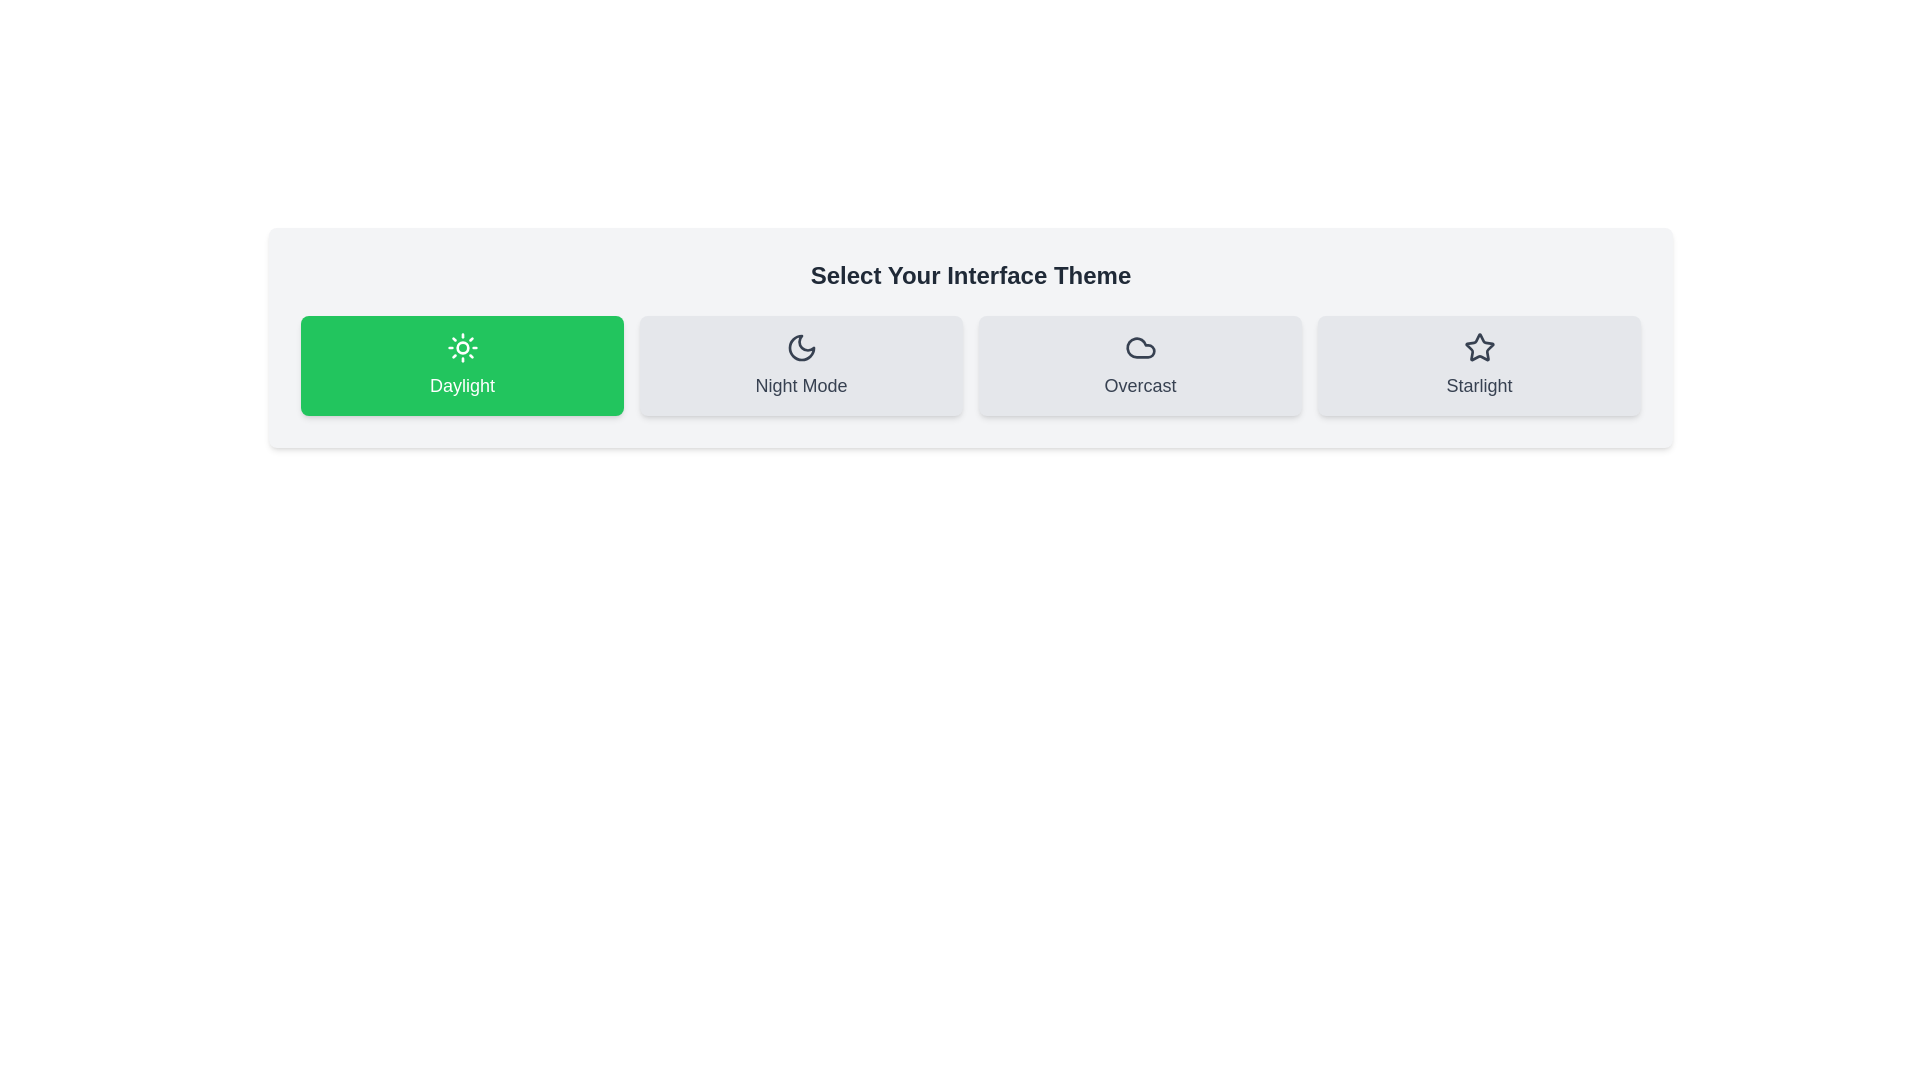 Image resolution: width=1920 pixels, height=1080 pixels. What do you see at coordinates (1140, 366) in the screenshot?
I see `the theme button labeled Overcast` at bounding box center [1140, 366].